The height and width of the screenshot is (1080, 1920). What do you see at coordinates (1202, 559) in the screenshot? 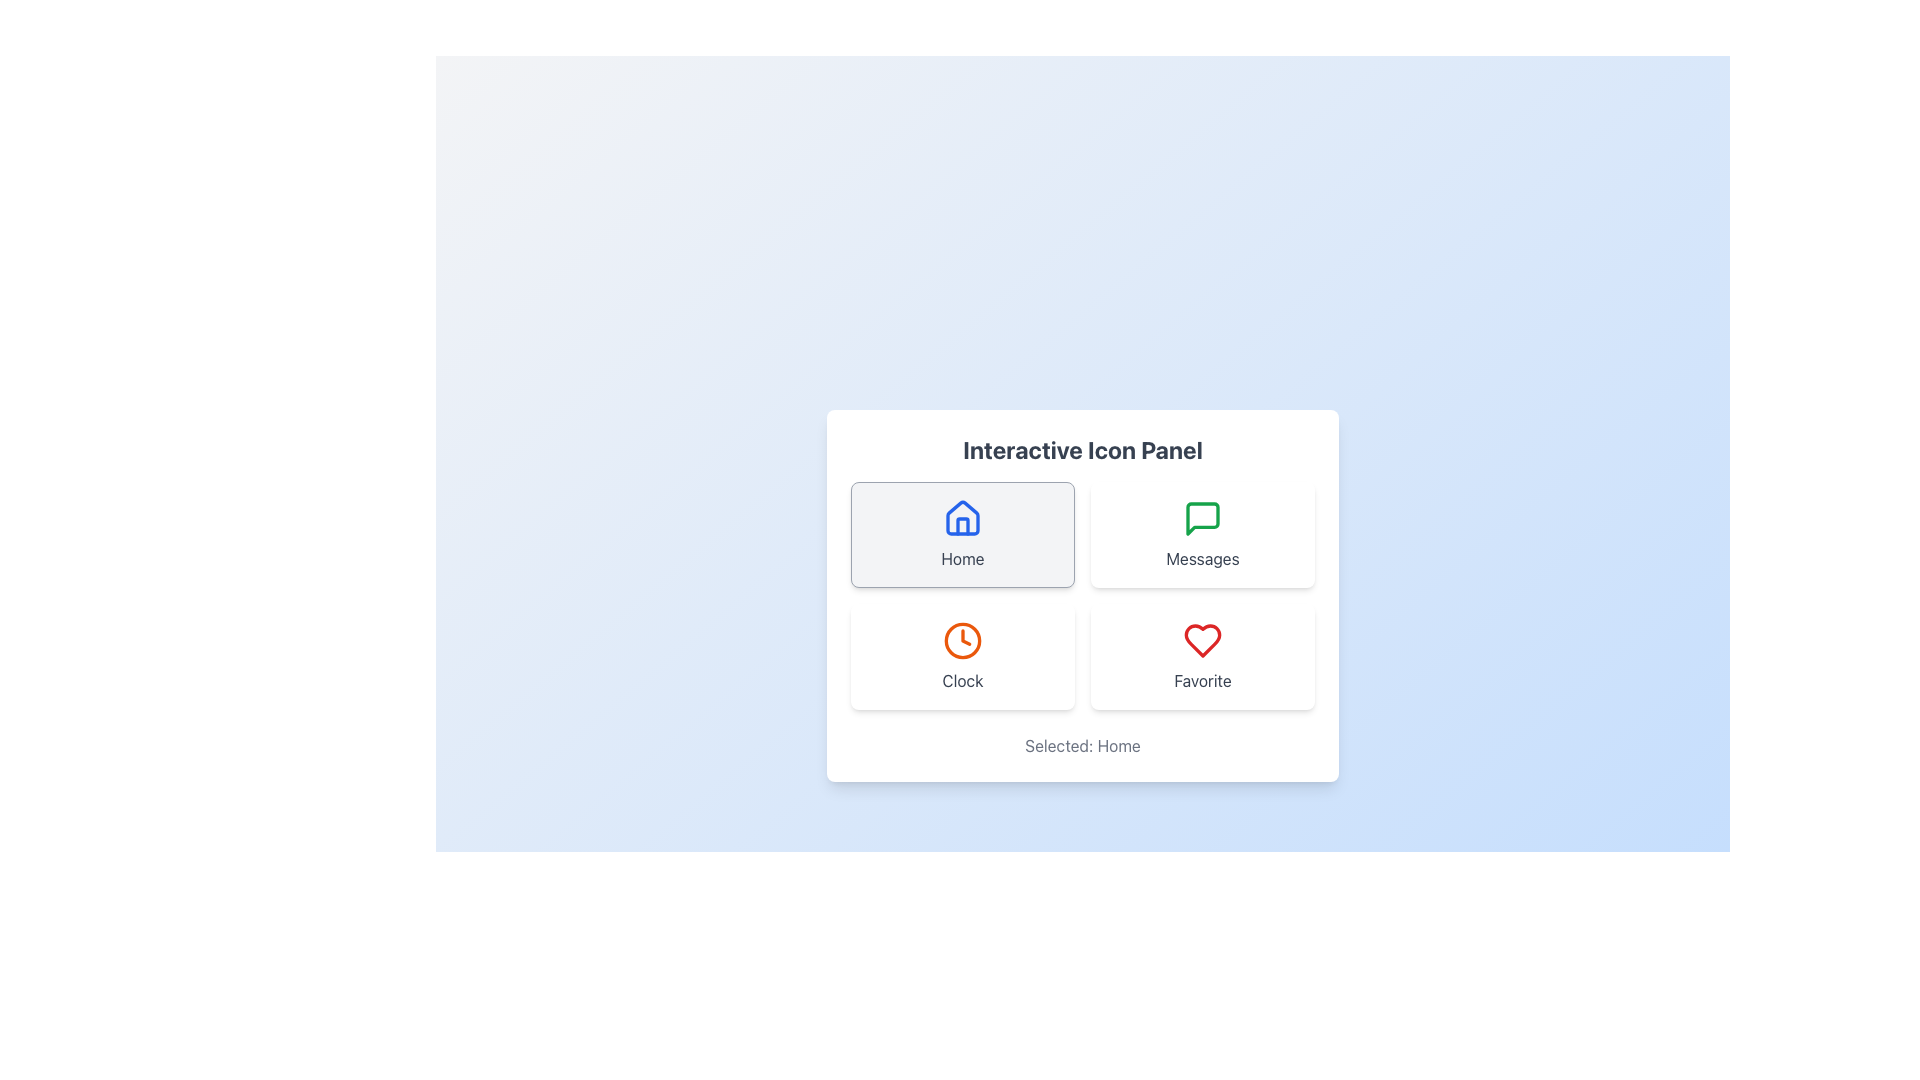
I see `the 'Messages' text label located beneath the green speech bubble icon in the Interactive Icon Panel` at bounding box center [1202, 559].